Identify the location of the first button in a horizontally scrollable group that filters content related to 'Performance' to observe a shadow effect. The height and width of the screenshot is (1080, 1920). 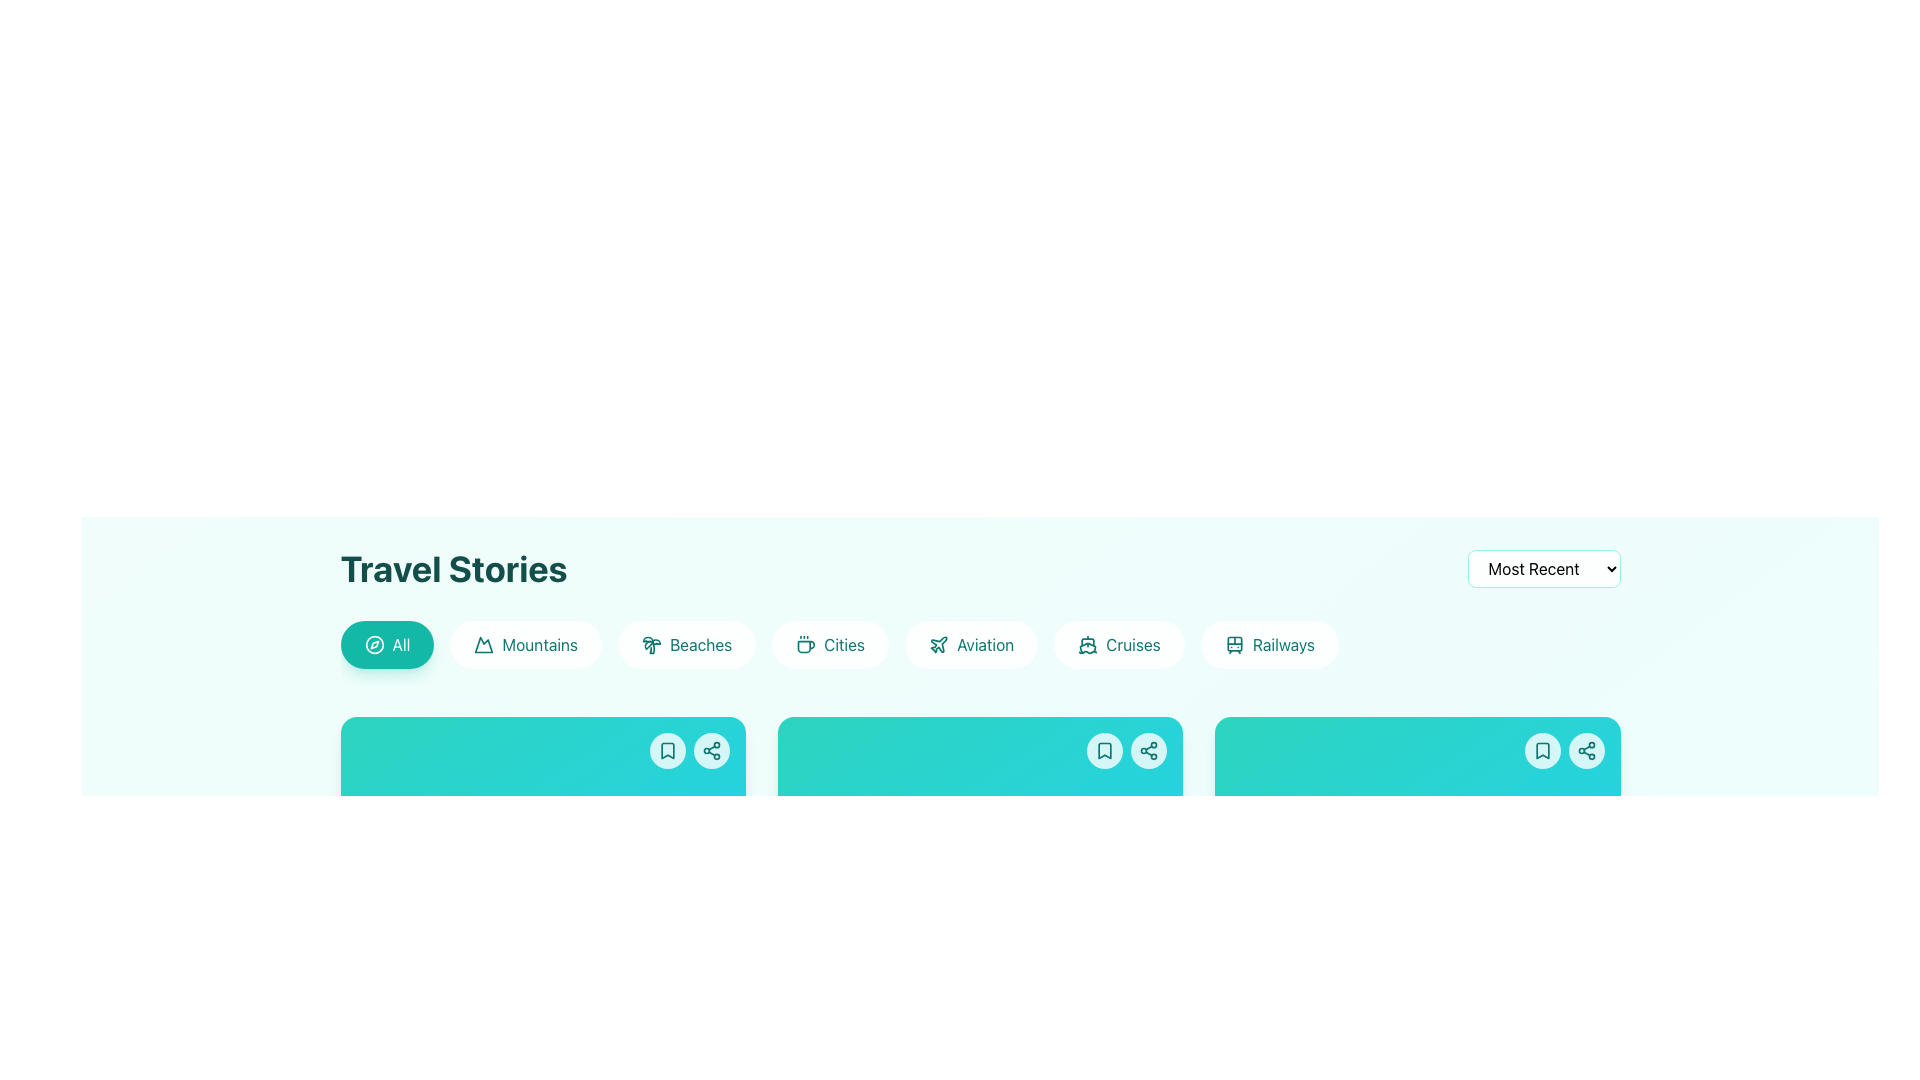
(428, 667).